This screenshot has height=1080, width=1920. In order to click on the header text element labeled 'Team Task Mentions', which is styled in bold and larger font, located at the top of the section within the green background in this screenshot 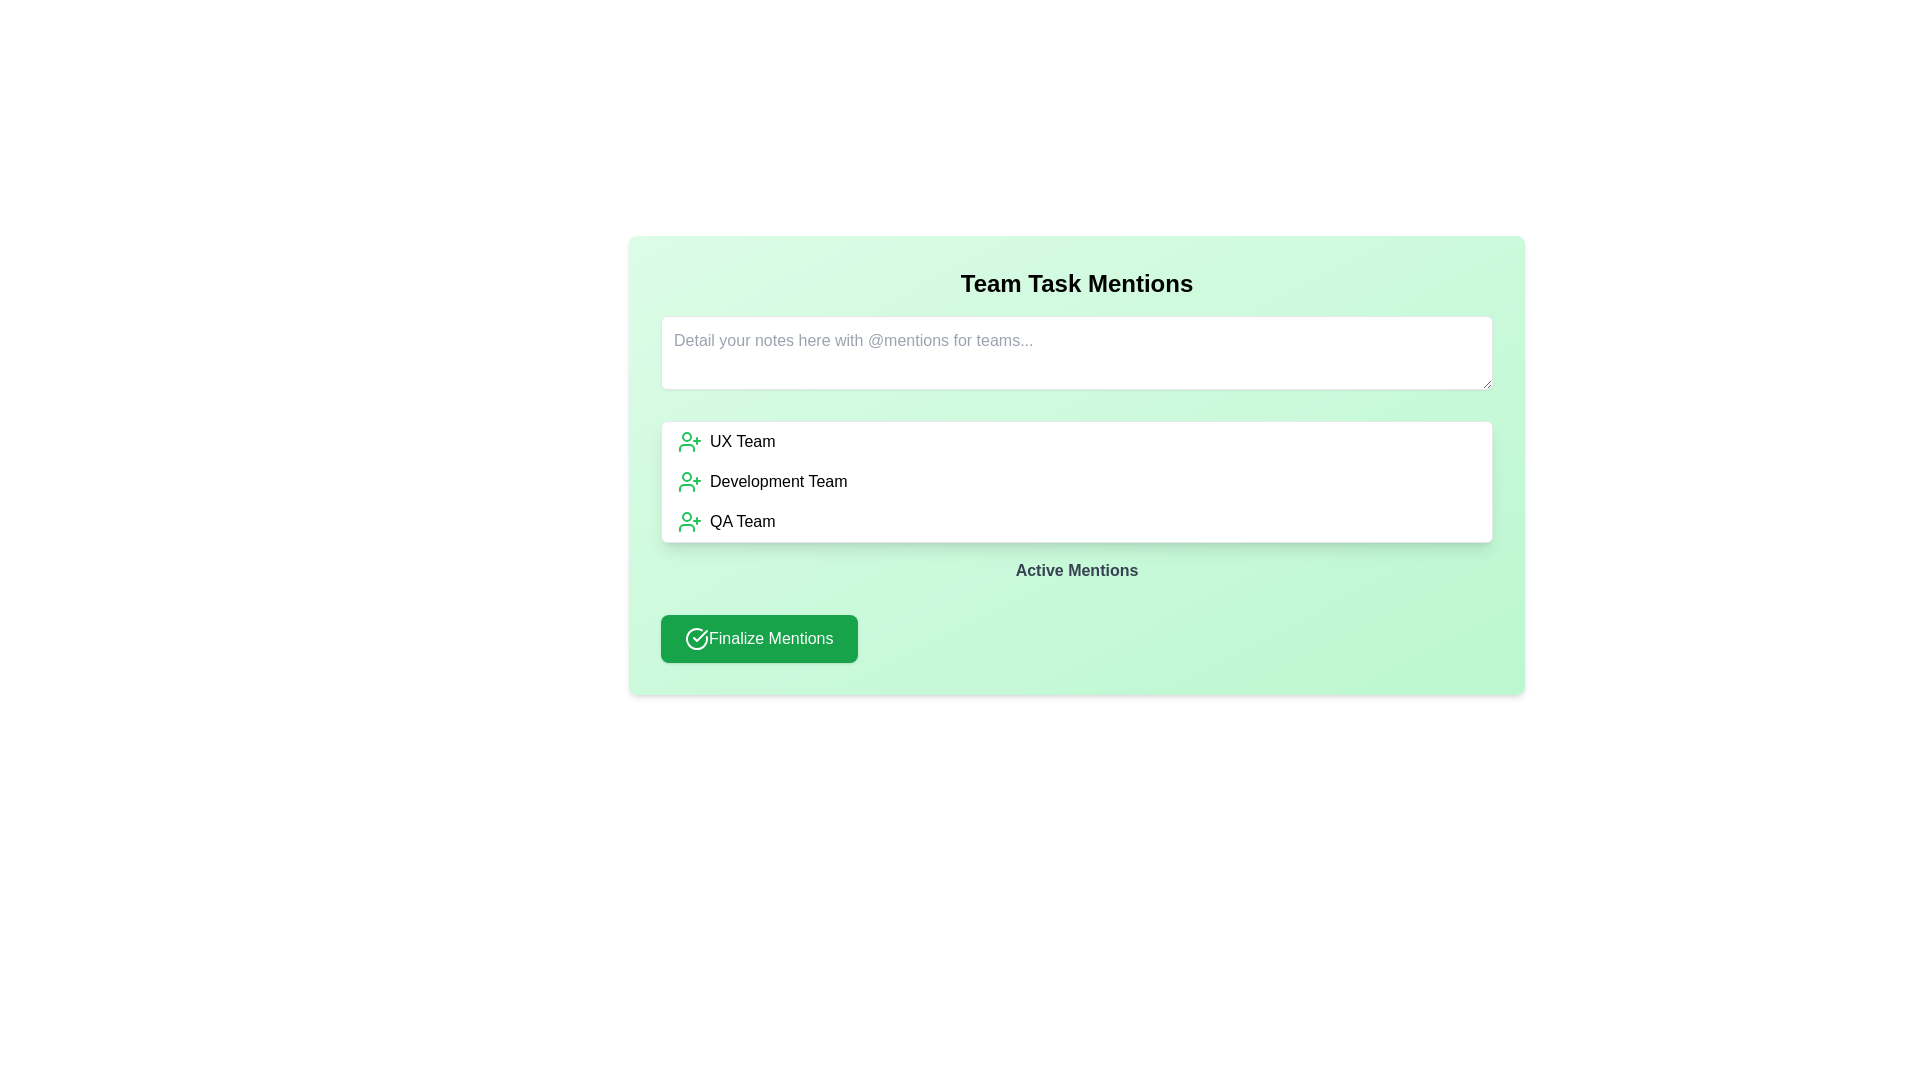, I will do `click(1075, 284)`.